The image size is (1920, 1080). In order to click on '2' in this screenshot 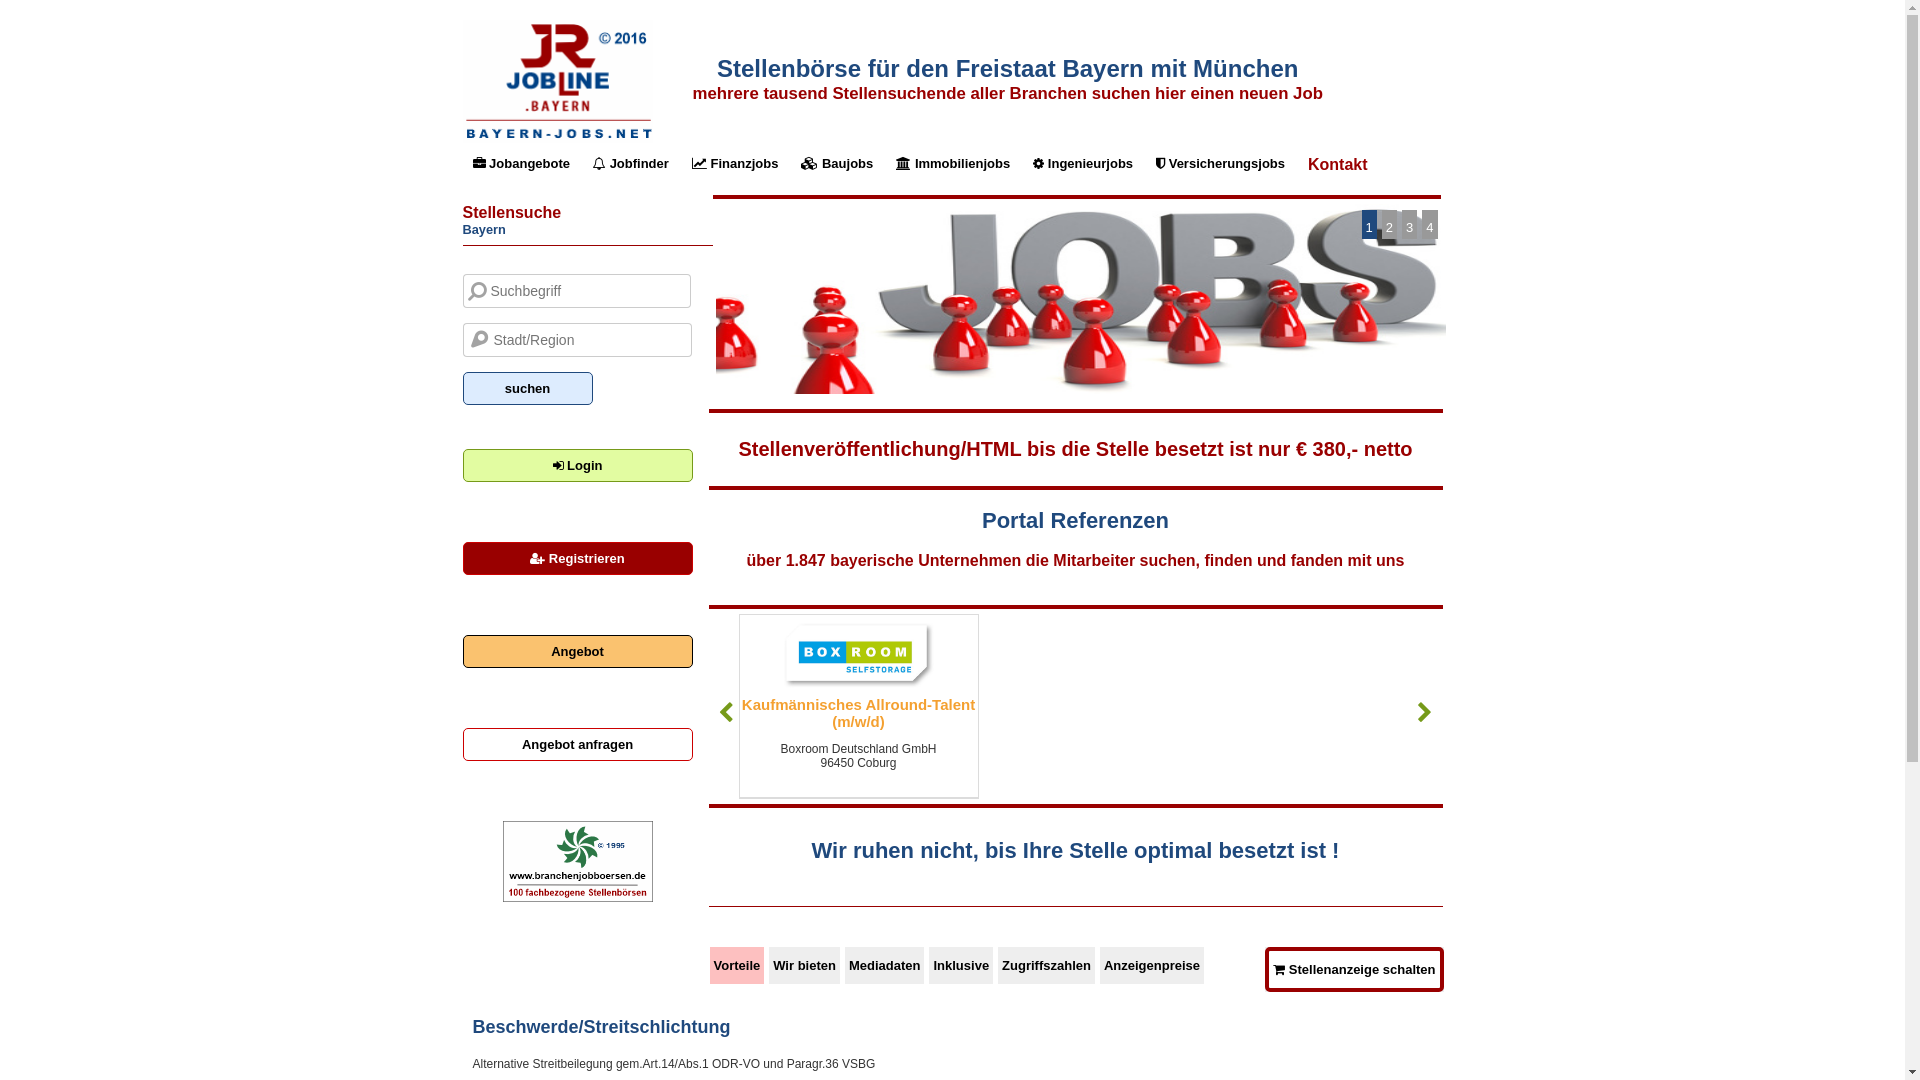, I will do `click(1381, 224)`.